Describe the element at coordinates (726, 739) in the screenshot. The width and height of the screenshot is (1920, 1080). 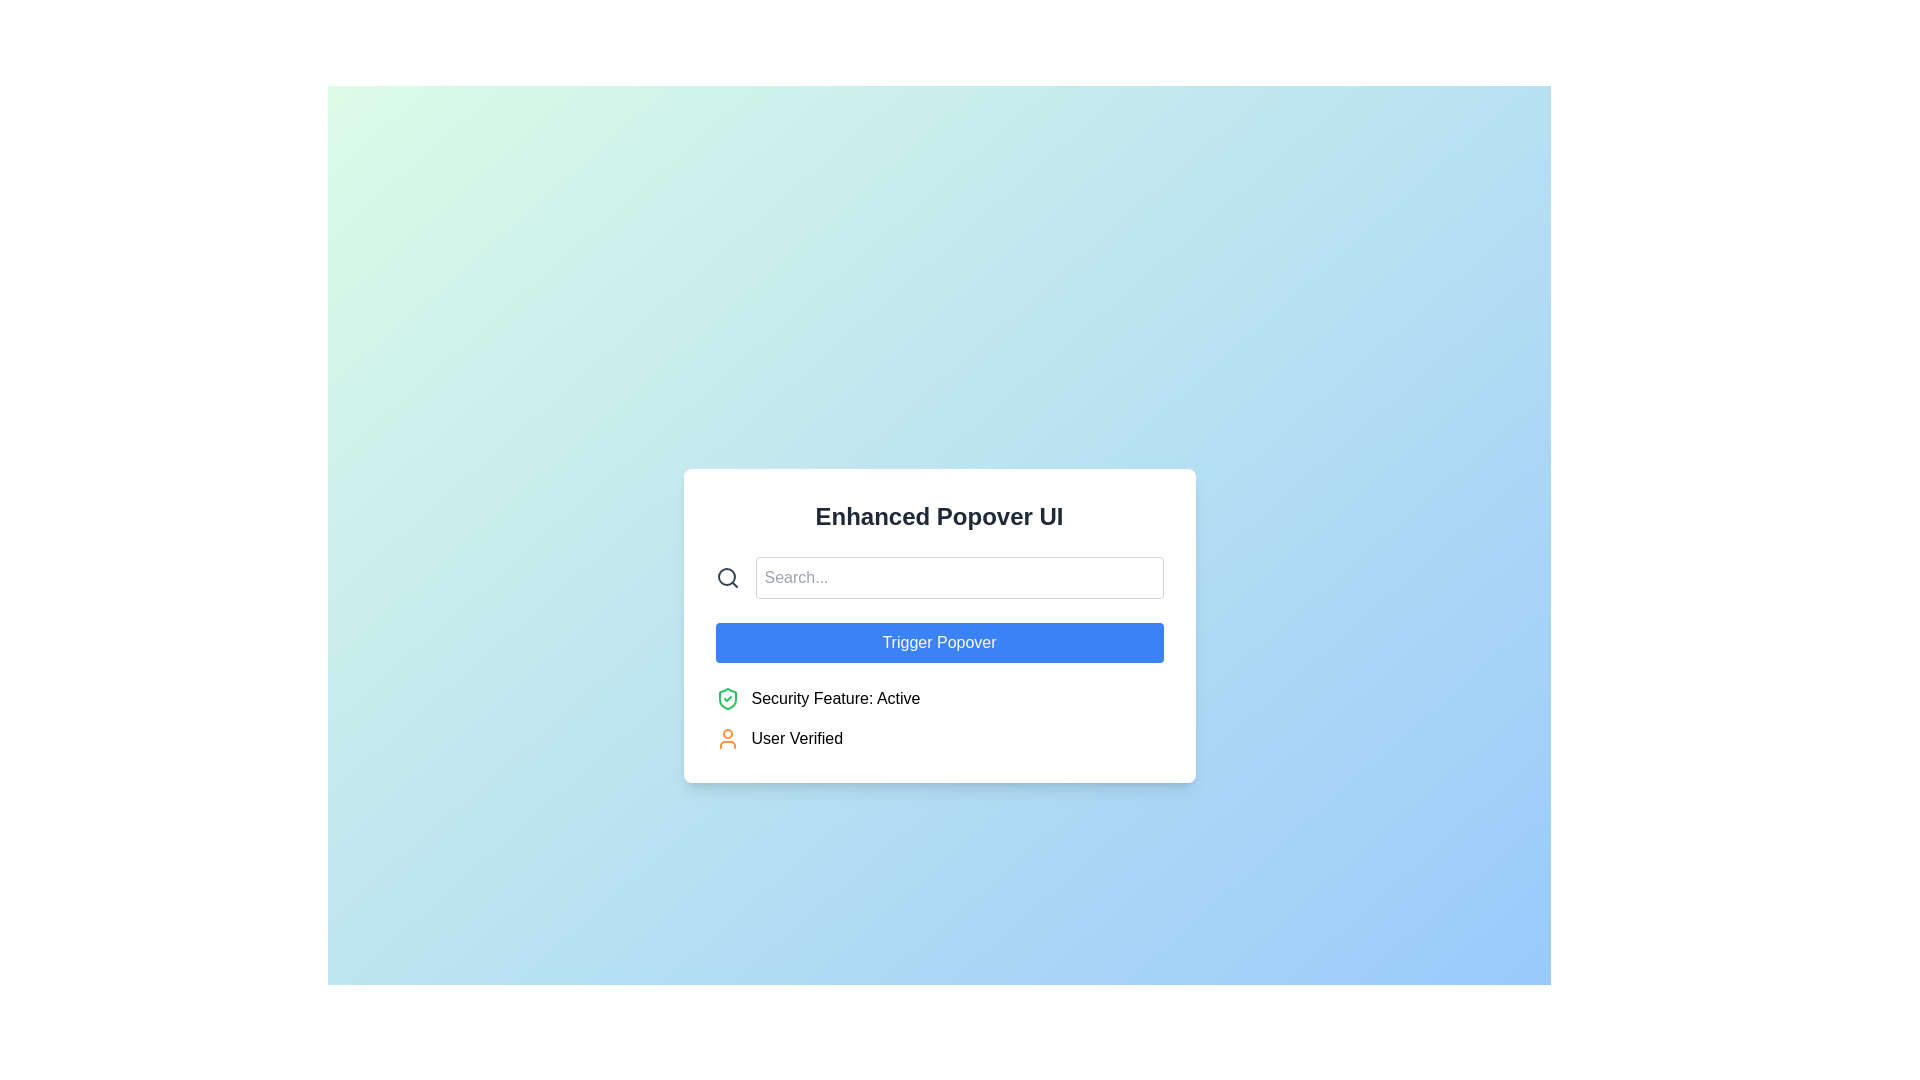
I see `the user verification icon located to the left of the 'User Verified' text` at that location.